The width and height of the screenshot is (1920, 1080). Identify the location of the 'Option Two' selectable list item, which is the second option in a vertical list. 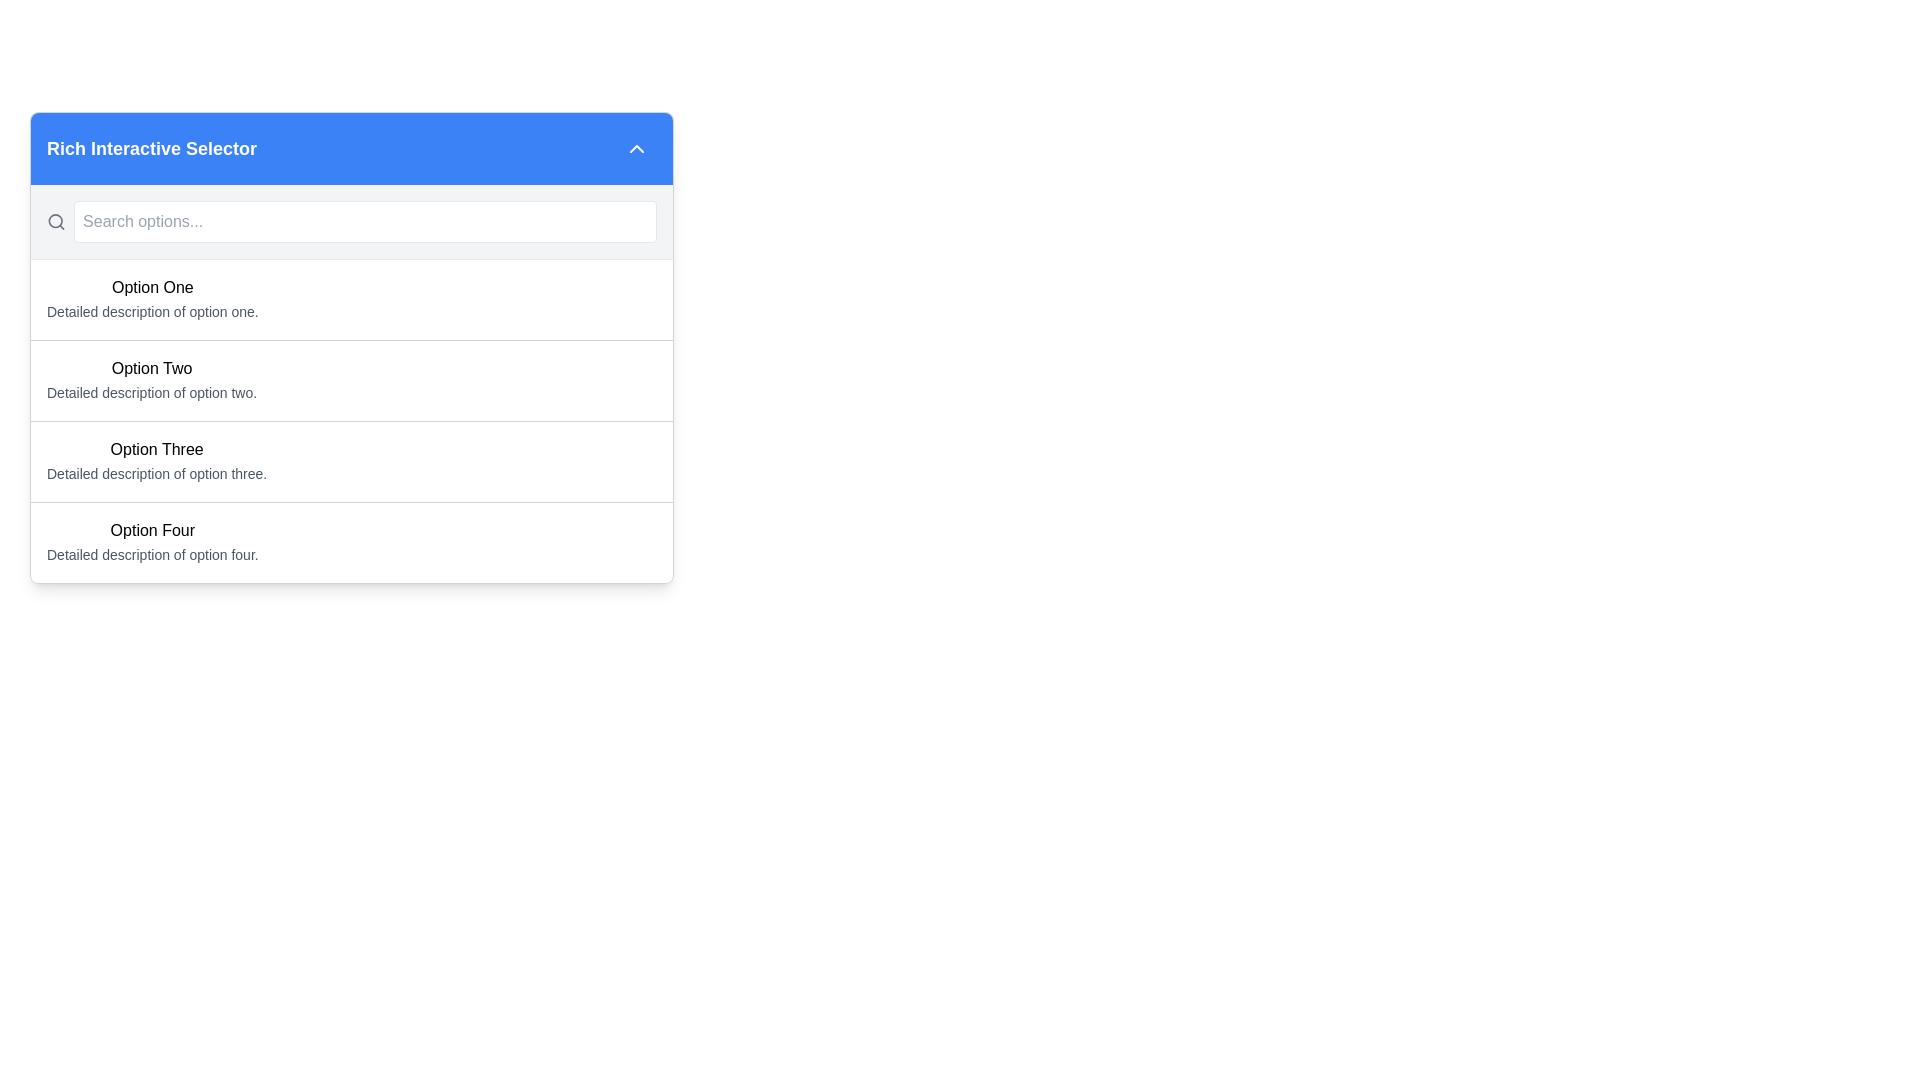
(351, 380).